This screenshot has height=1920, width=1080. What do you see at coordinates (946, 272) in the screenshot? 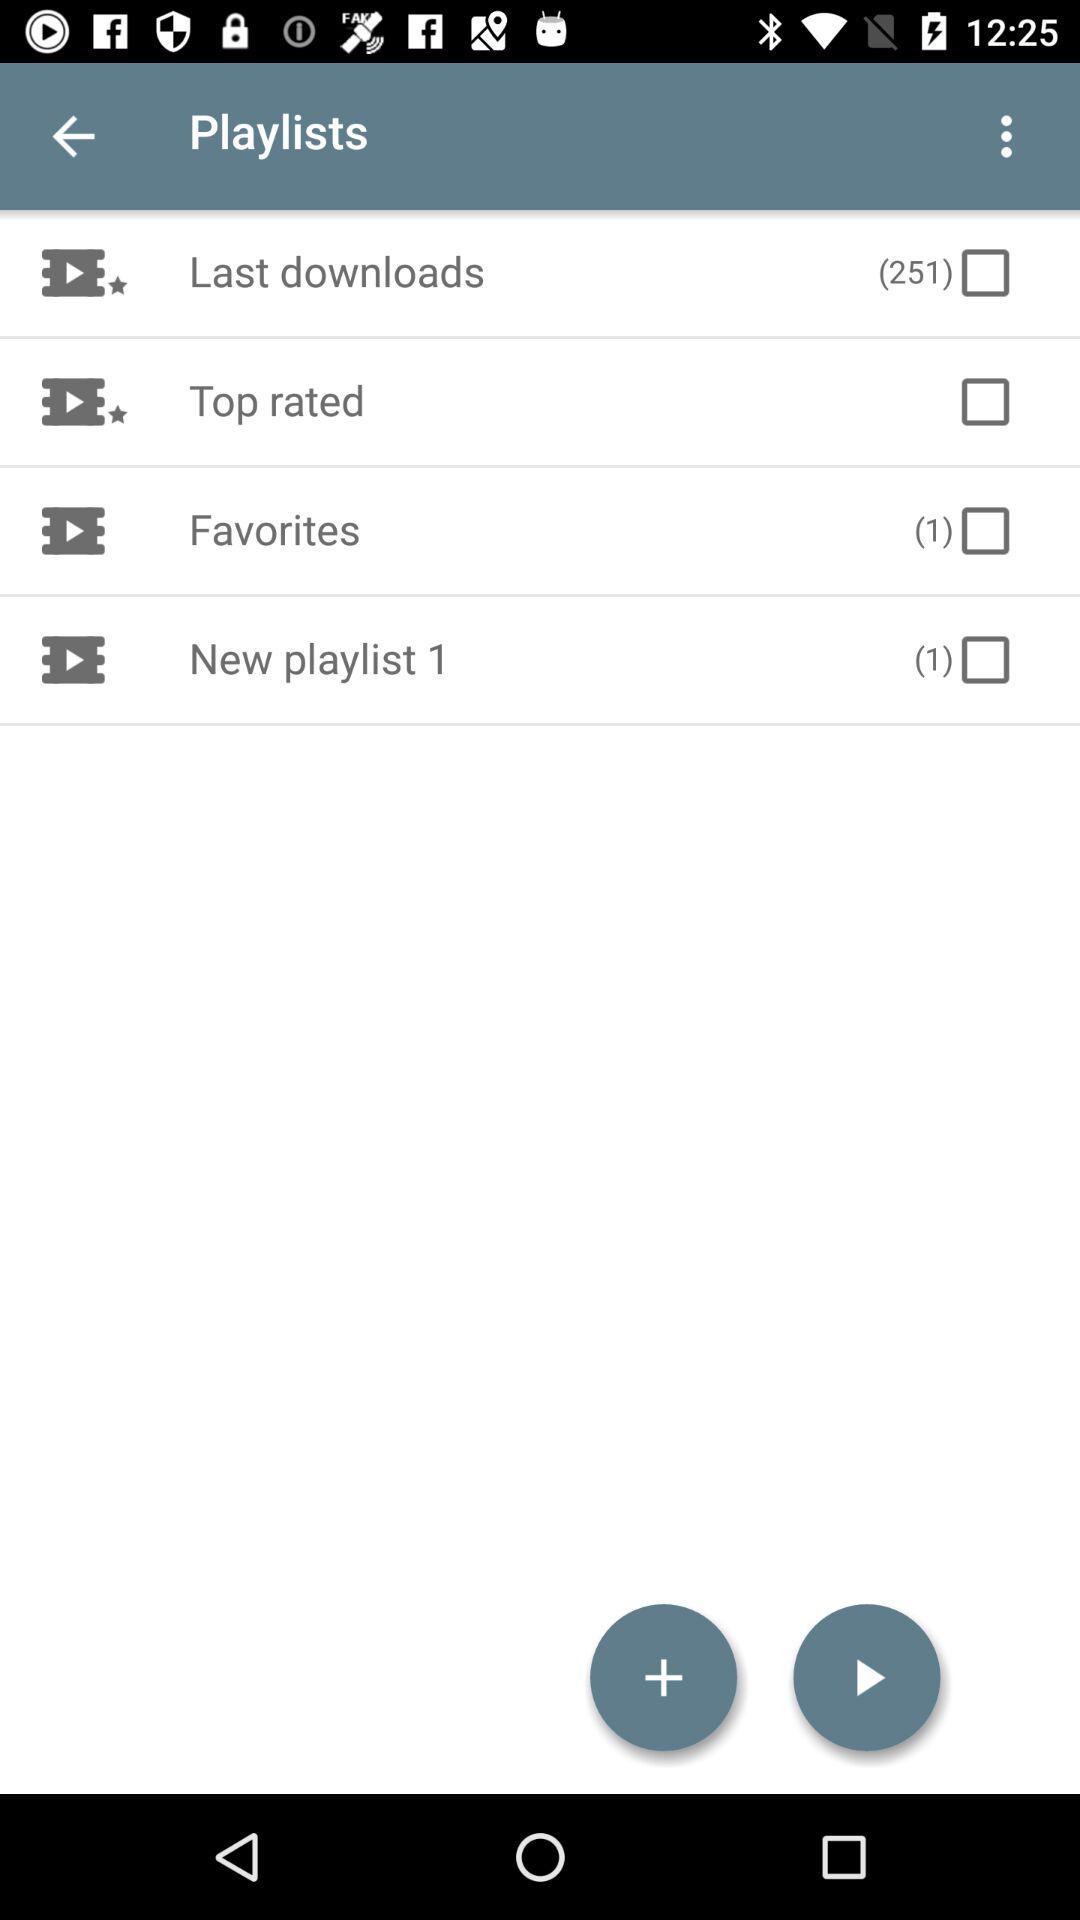
I see `the (251)` at bounding box center [946, 272].